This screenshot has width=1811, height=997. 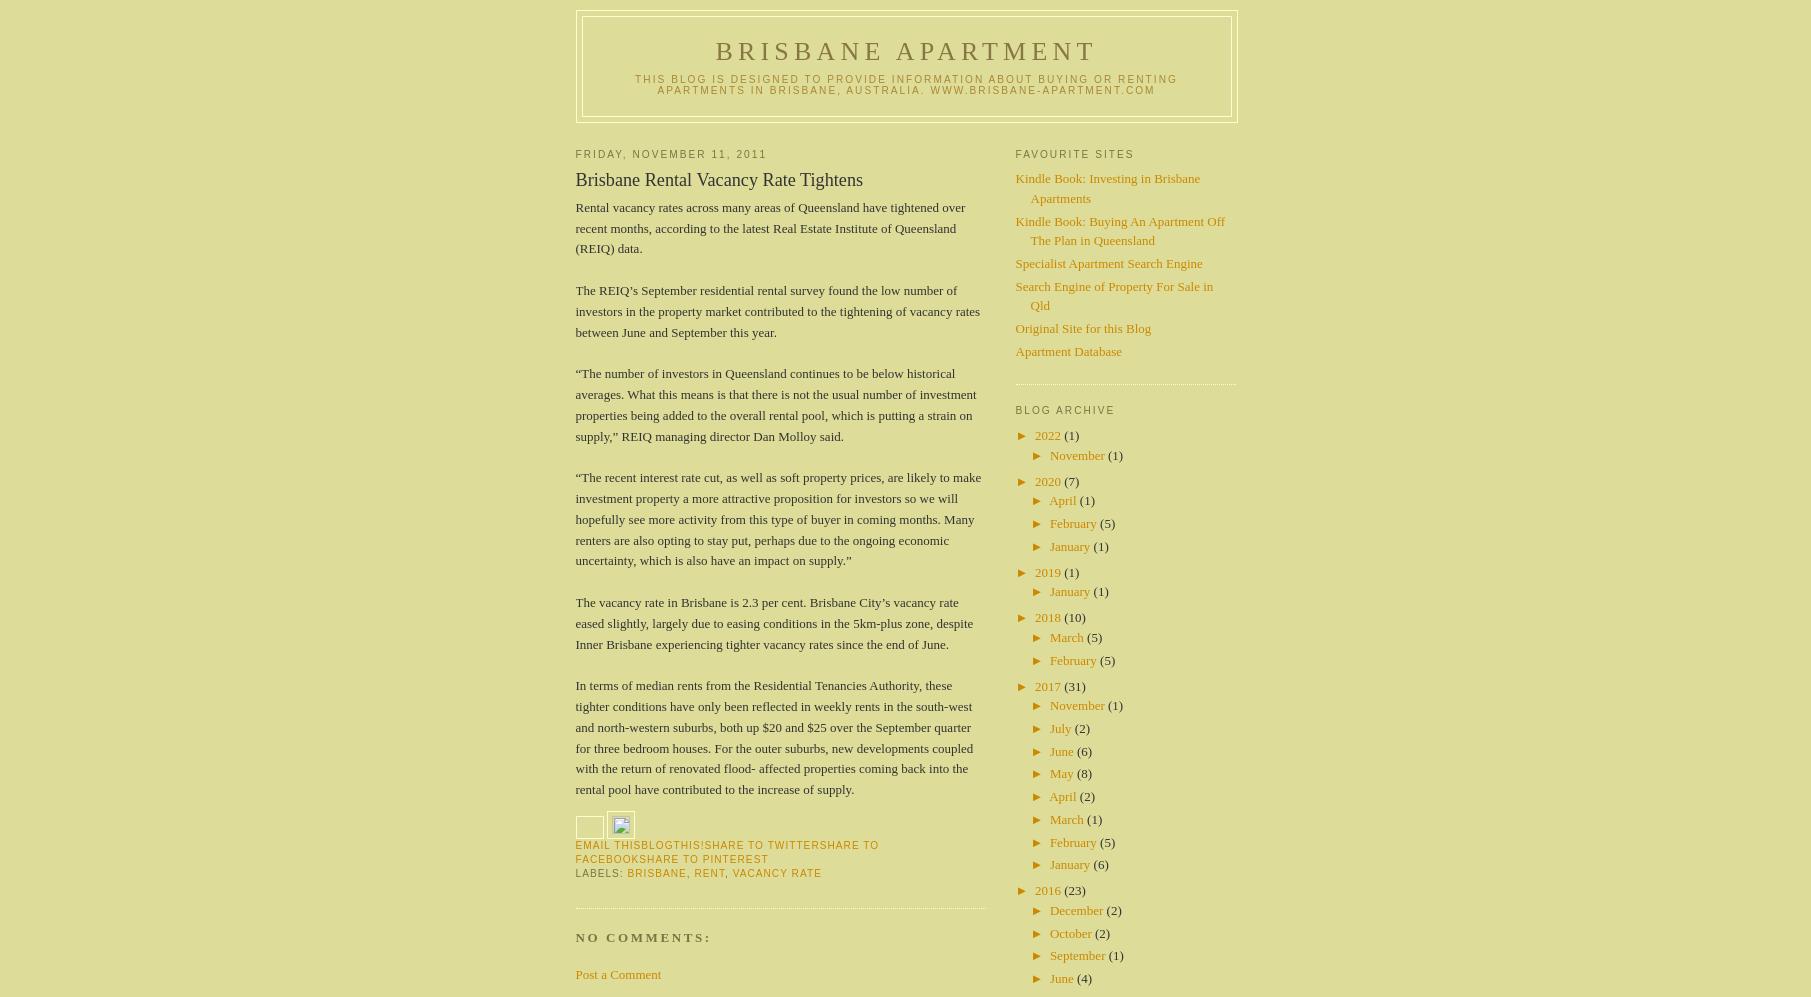 I want to click on 'Original Site for this Blog', so click(x=1082, y=326).